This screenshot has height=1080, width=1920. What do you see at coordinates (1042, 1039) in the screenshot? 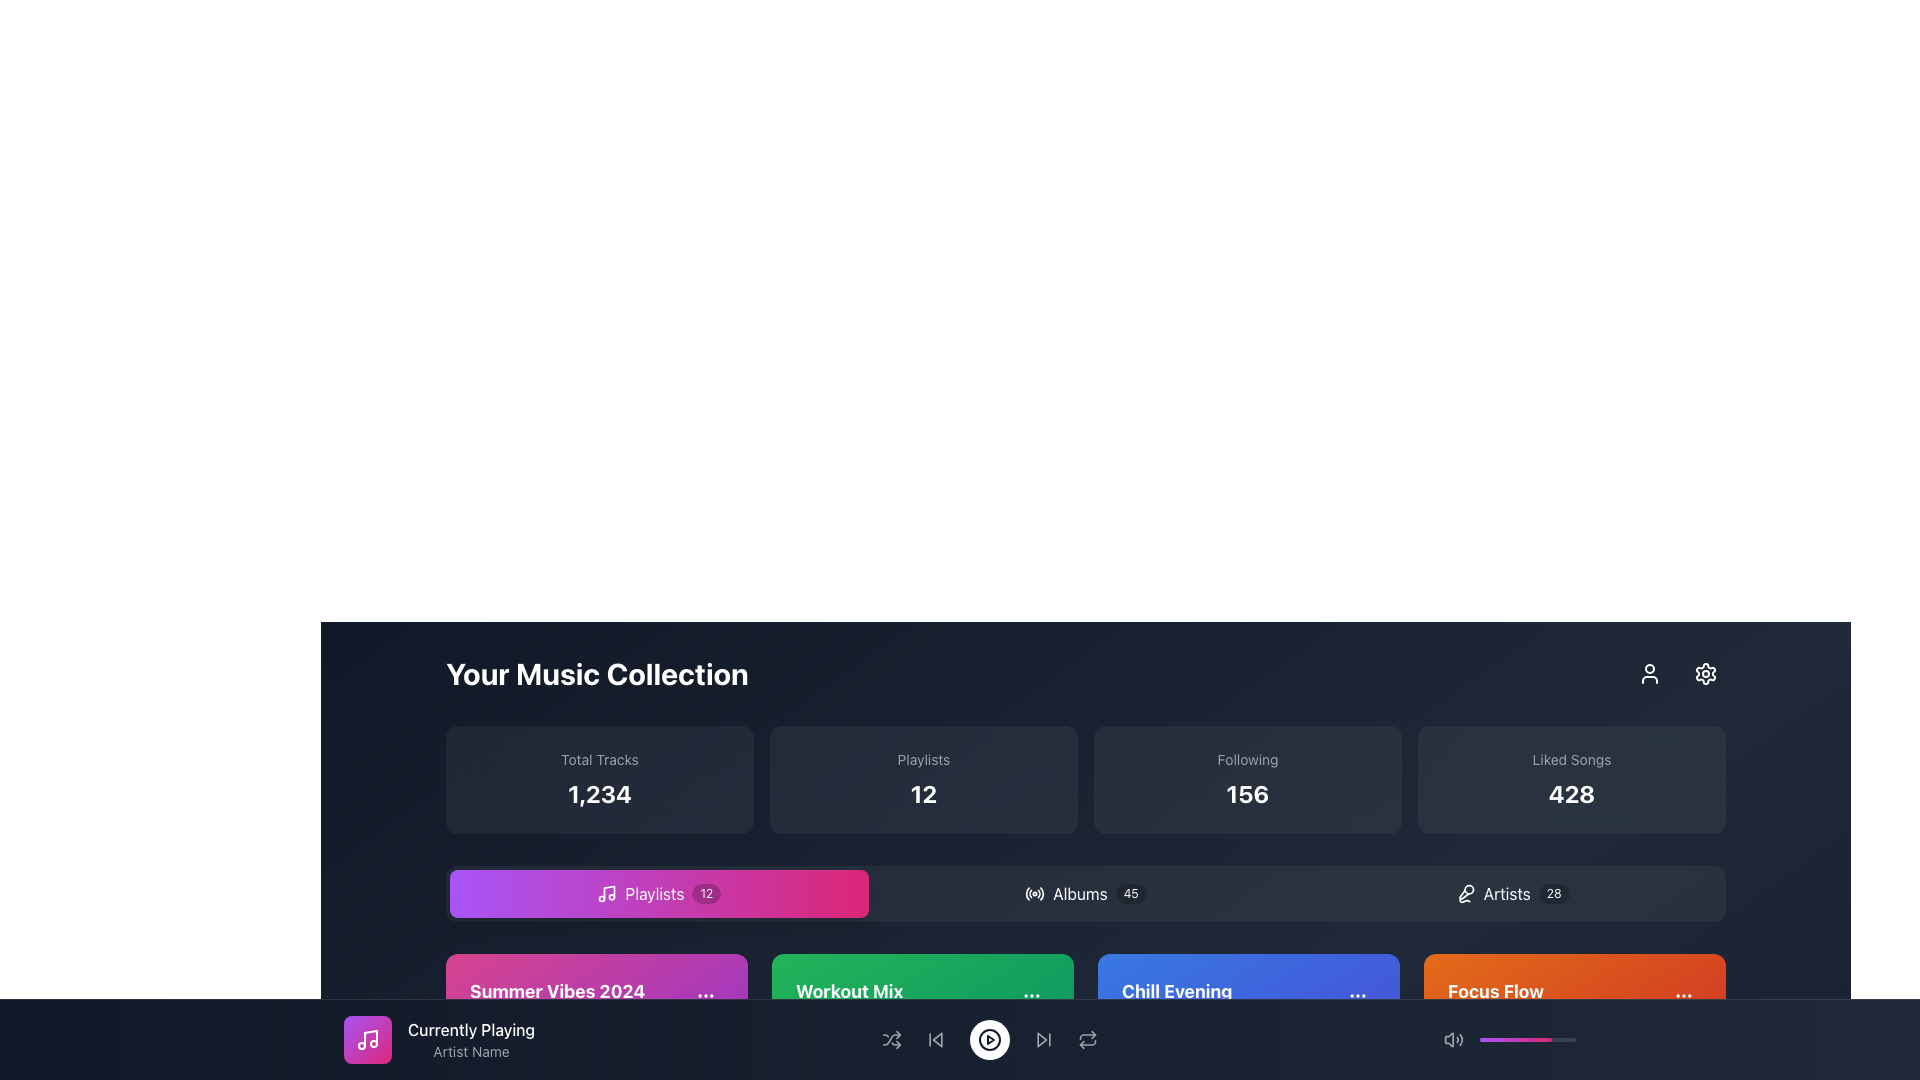
I see `the 'skip forward' button icon located in the media controls section of the bottom navigation bar to skip to the next item` at bounding box center [1042, 1039].